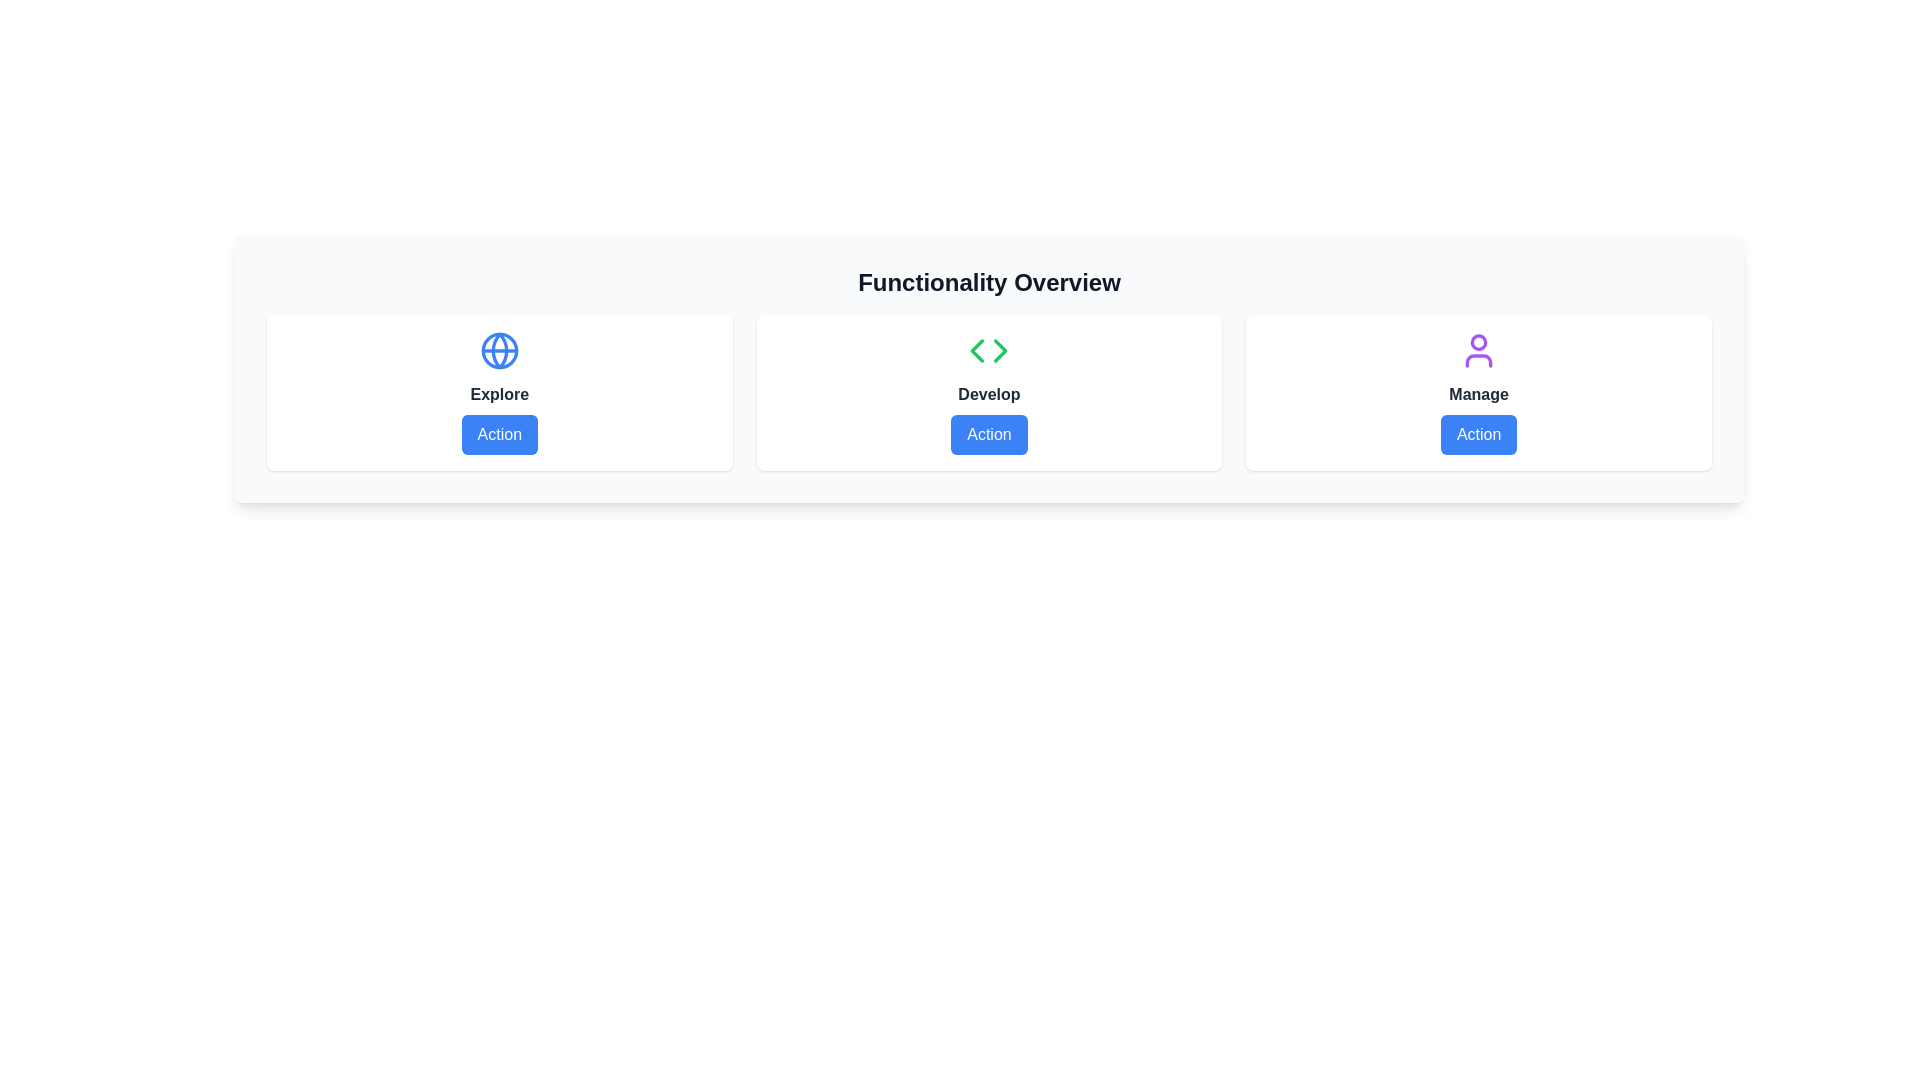  Describe the element at coordinates (989, 282) in the screenshot. I see `text of the Headline or Title Text, which introduces the content above the 'Explore', 'Develop', and 'Manage' cards` at that location.